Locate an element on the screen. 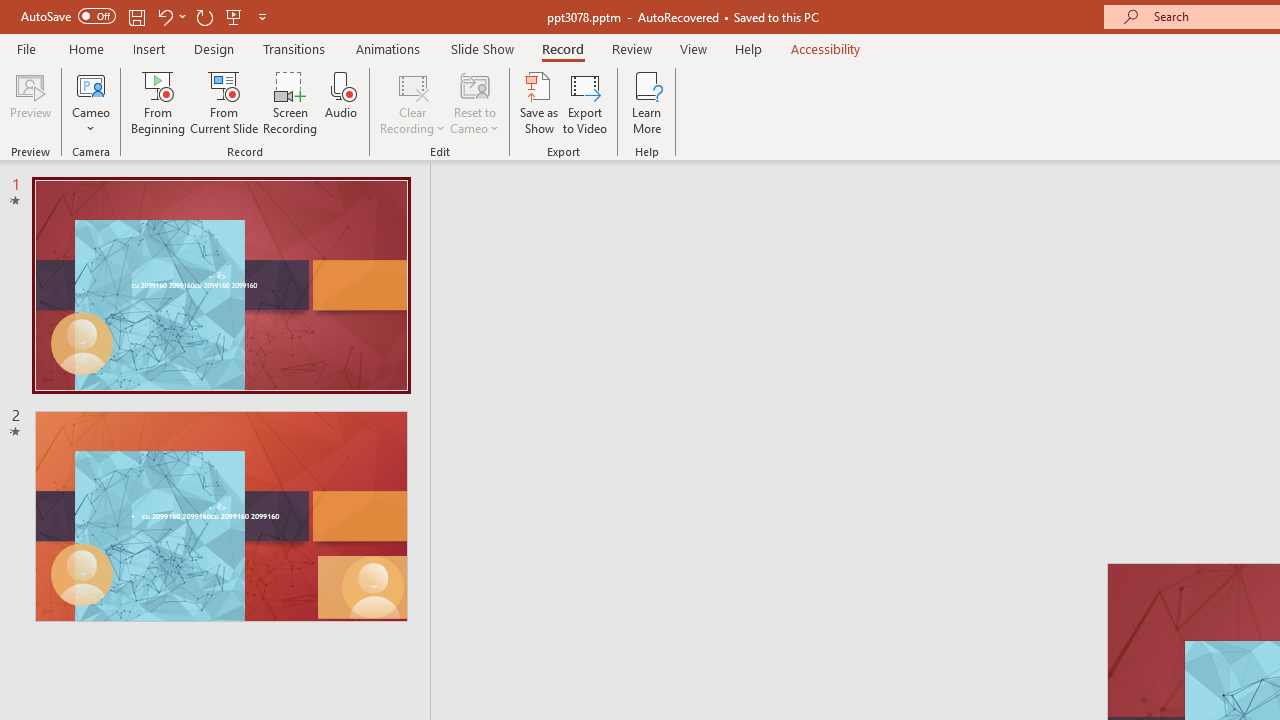 The width and height of the screenshot is (1280, 720). 'Clear Recording' is located at coordinates (411, 103).